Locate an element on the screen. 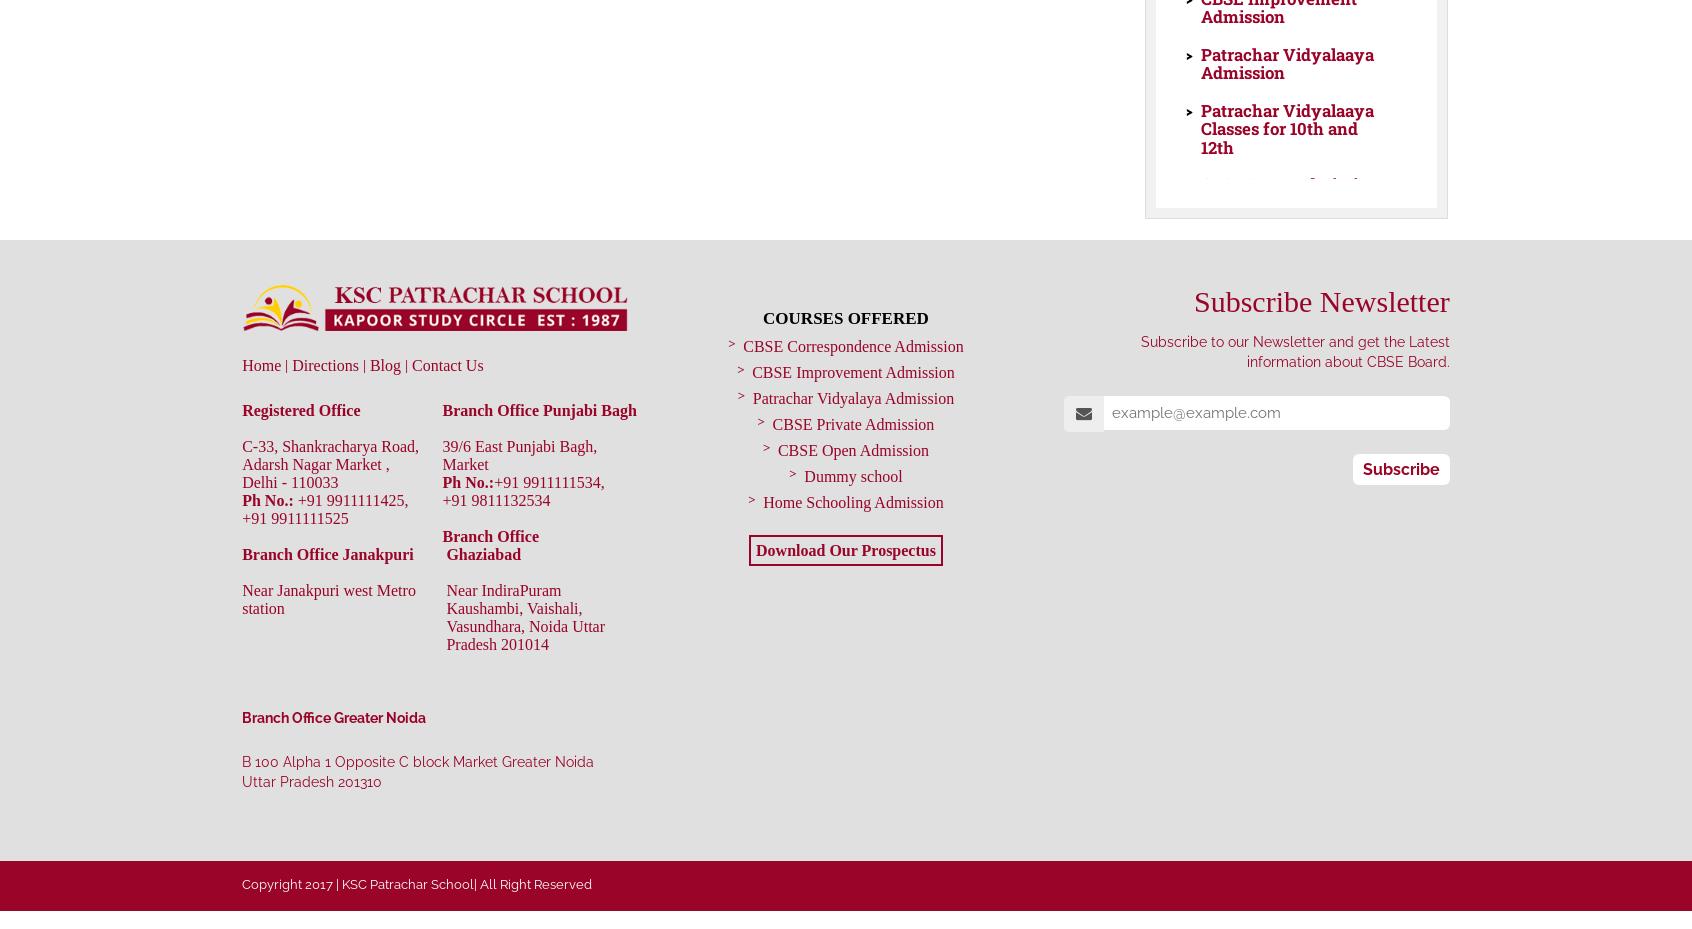  'Subscribe to our Newsletter and get the Latest information about CBSE Board.' is located at coordinates (1293, 351).